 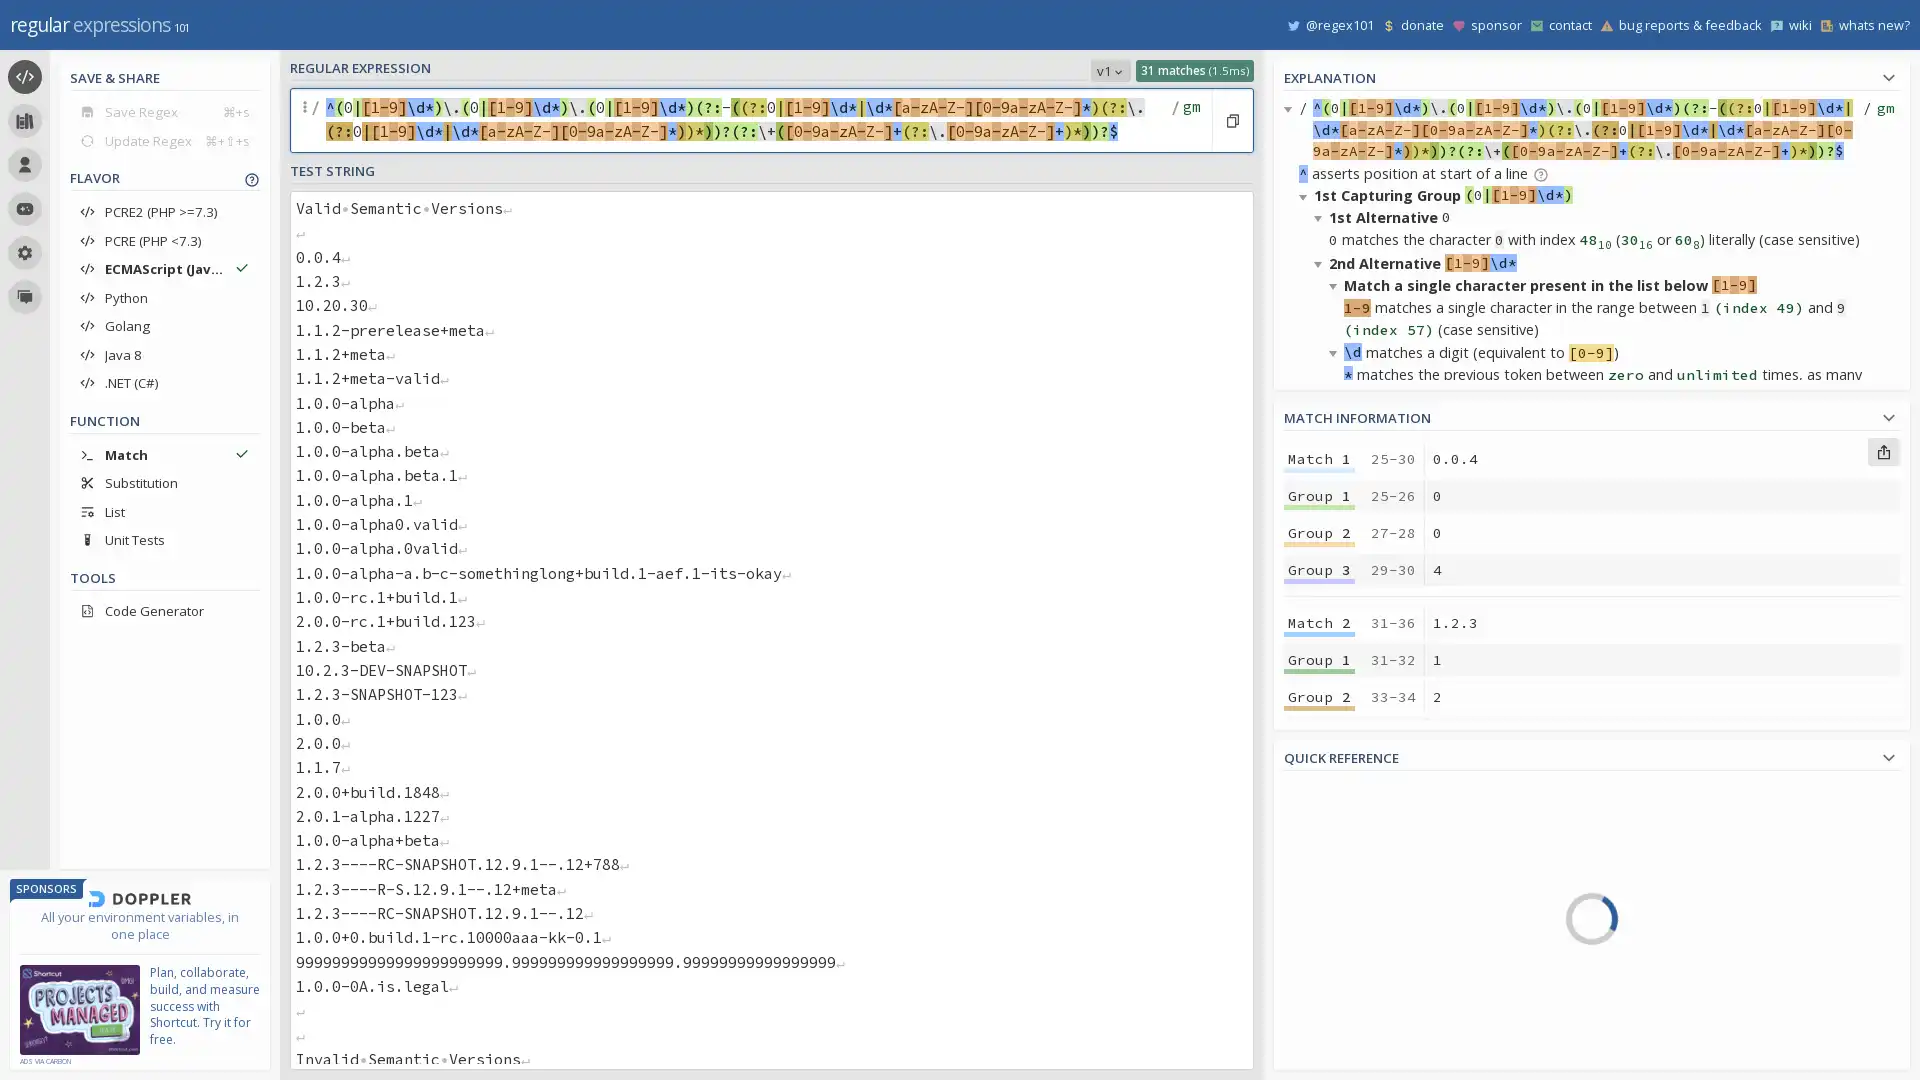 What do you see at coordinates (1319, 696) in the screenshot?
I see `Group 2` at bounding box center [1319, 696].